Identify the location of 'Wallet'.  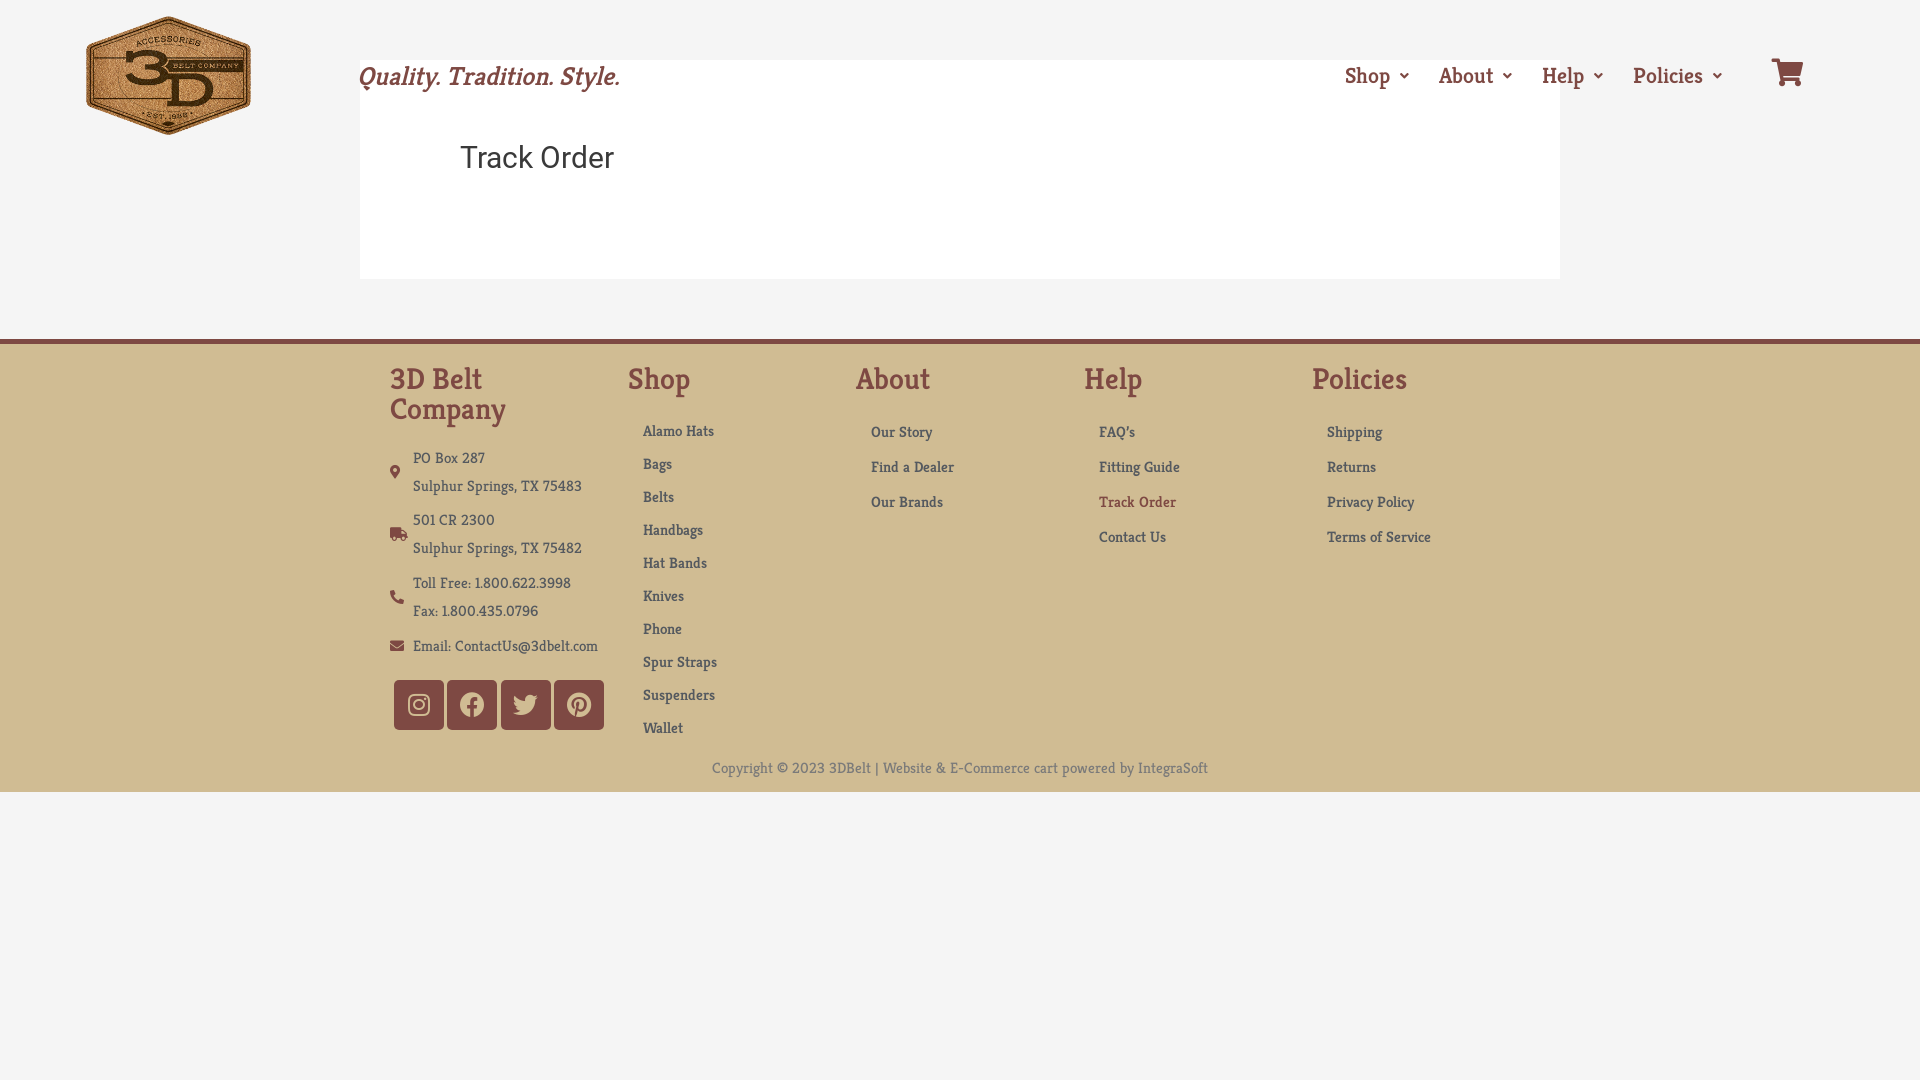
(627, 727).